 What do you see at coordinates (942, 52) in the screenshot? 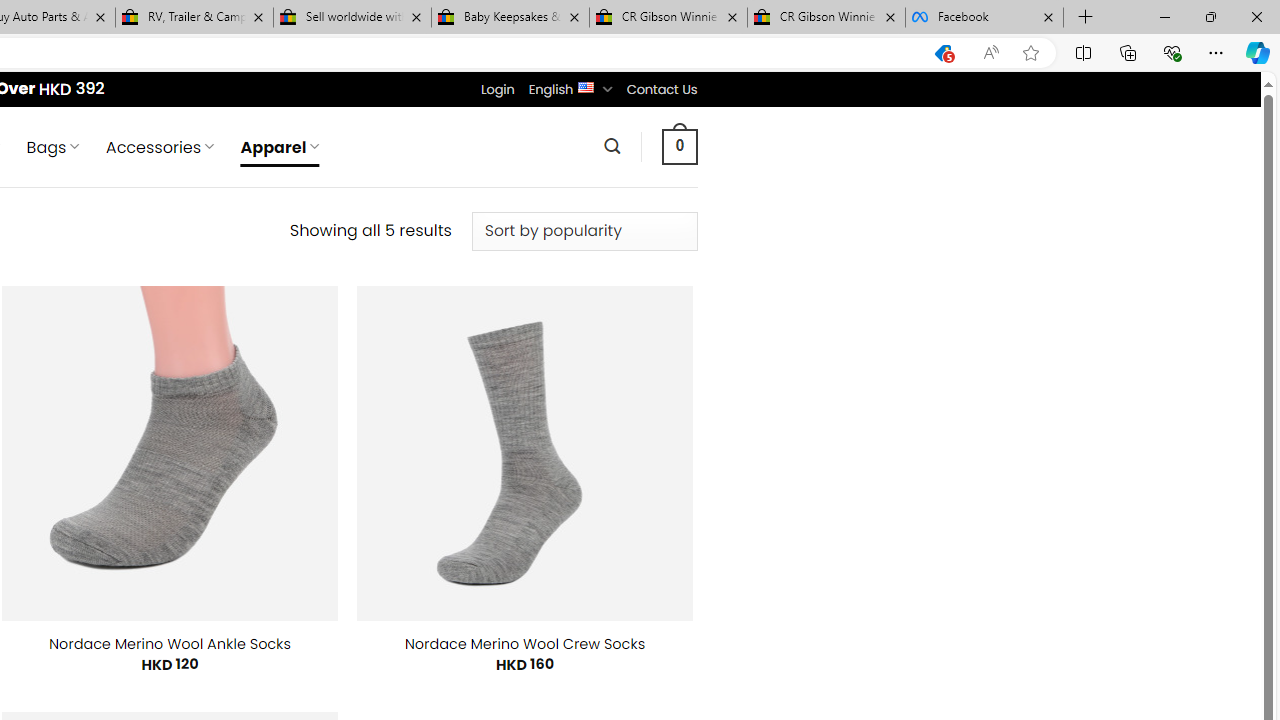
I see `'This site has coupons! Shopping in Microsoft Edge, 5'` at bounding box center [942, 52].